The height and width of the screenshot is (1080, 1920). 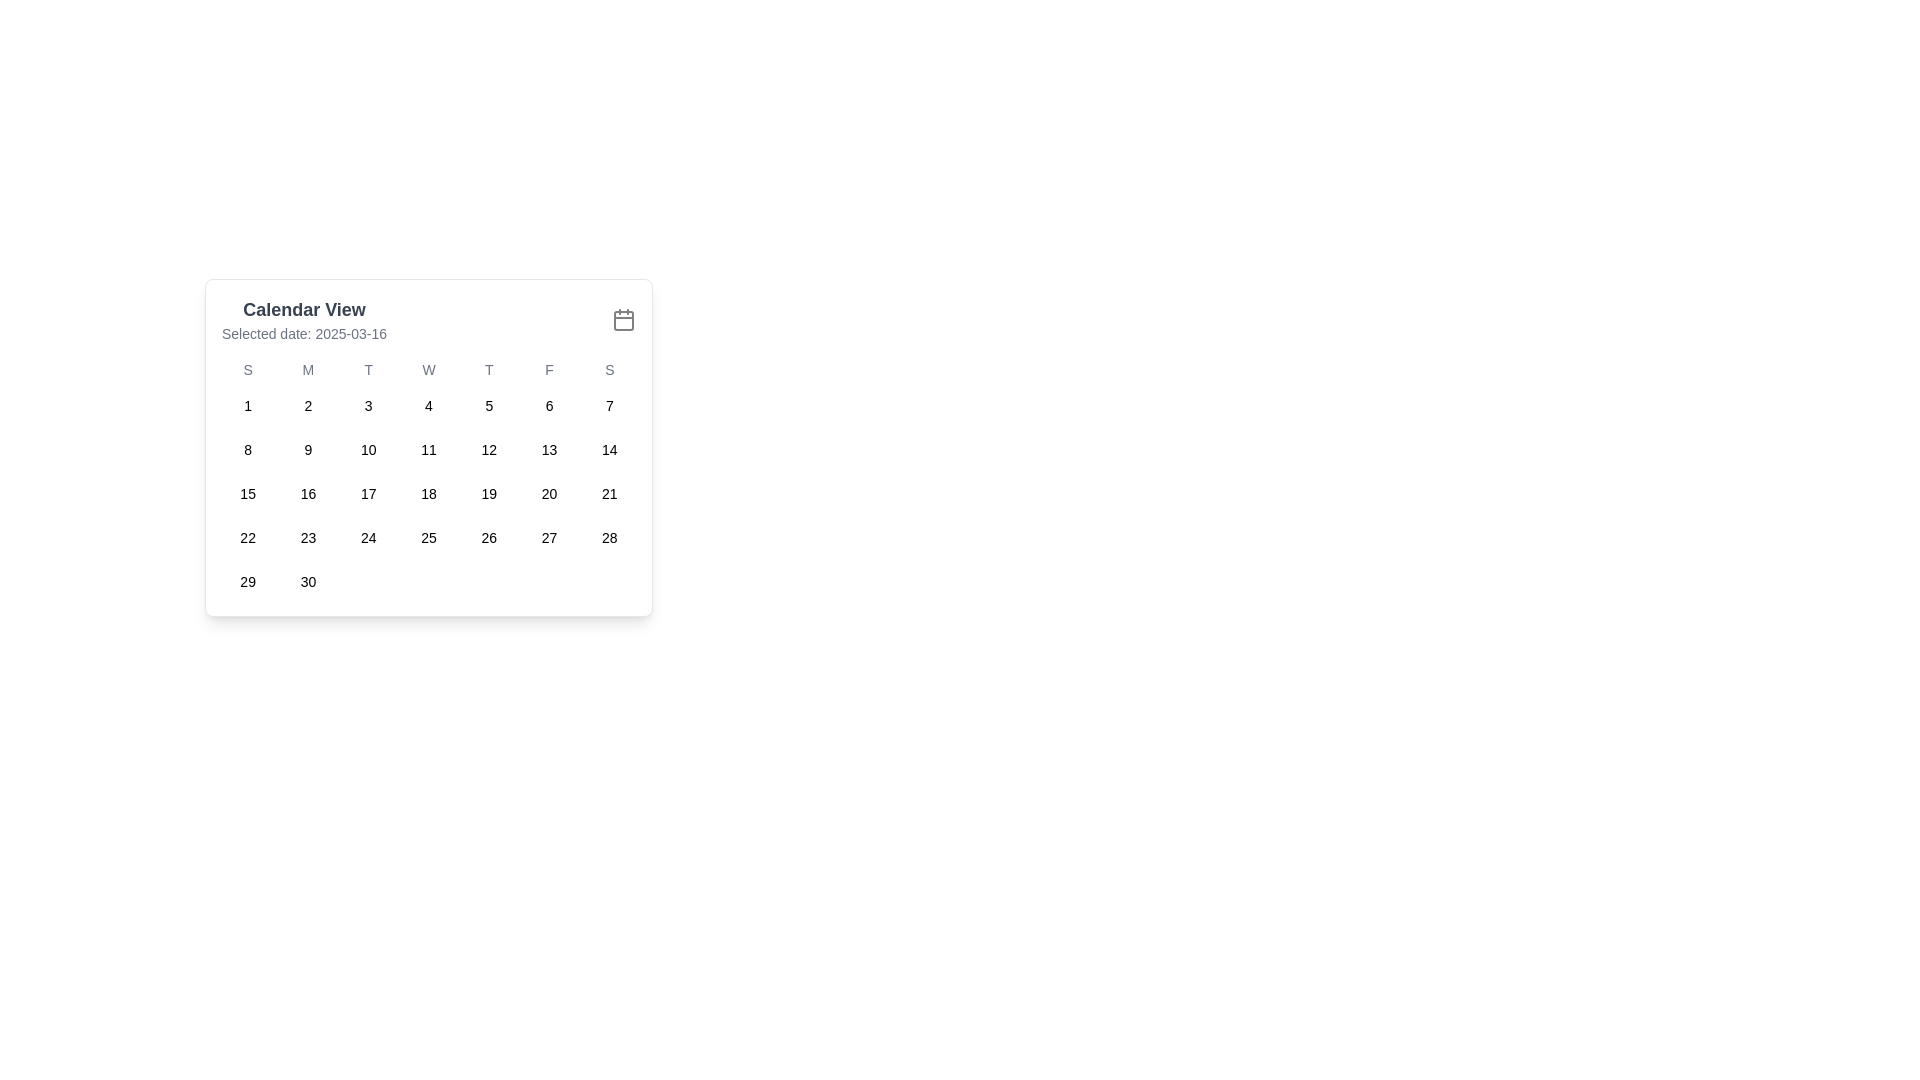 What do you see at coordinates (489, 370) in the screenshot?
I see `the uppercase letter 'T' in gray font located in the fifth column of the calendar grid header, positioned between 'W' and 'F'` at bounding box center [489, 370].